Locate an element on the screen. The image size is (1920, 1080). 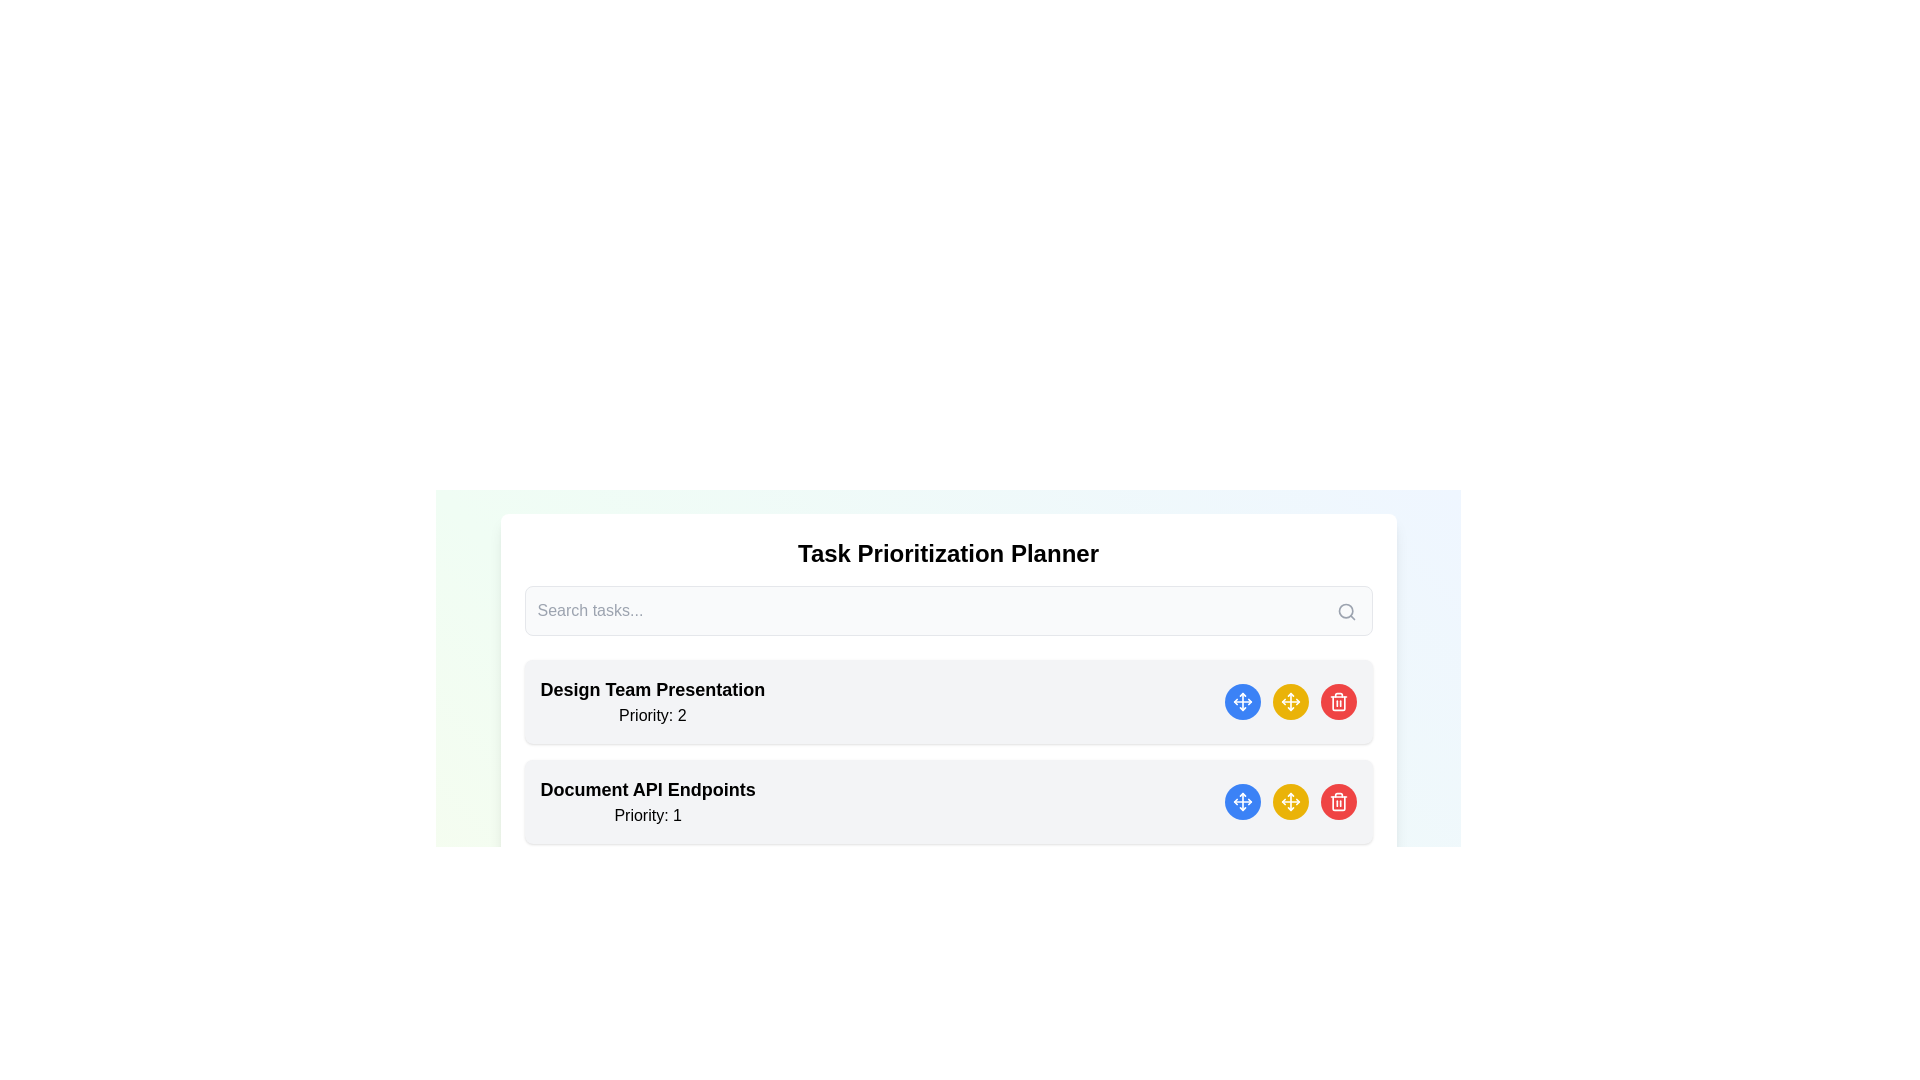
the static text display showing 'Document API Endpoints' and 'Priority: 1', which is the second entry in a vertically stacked list is located at coordinates (648, 801).